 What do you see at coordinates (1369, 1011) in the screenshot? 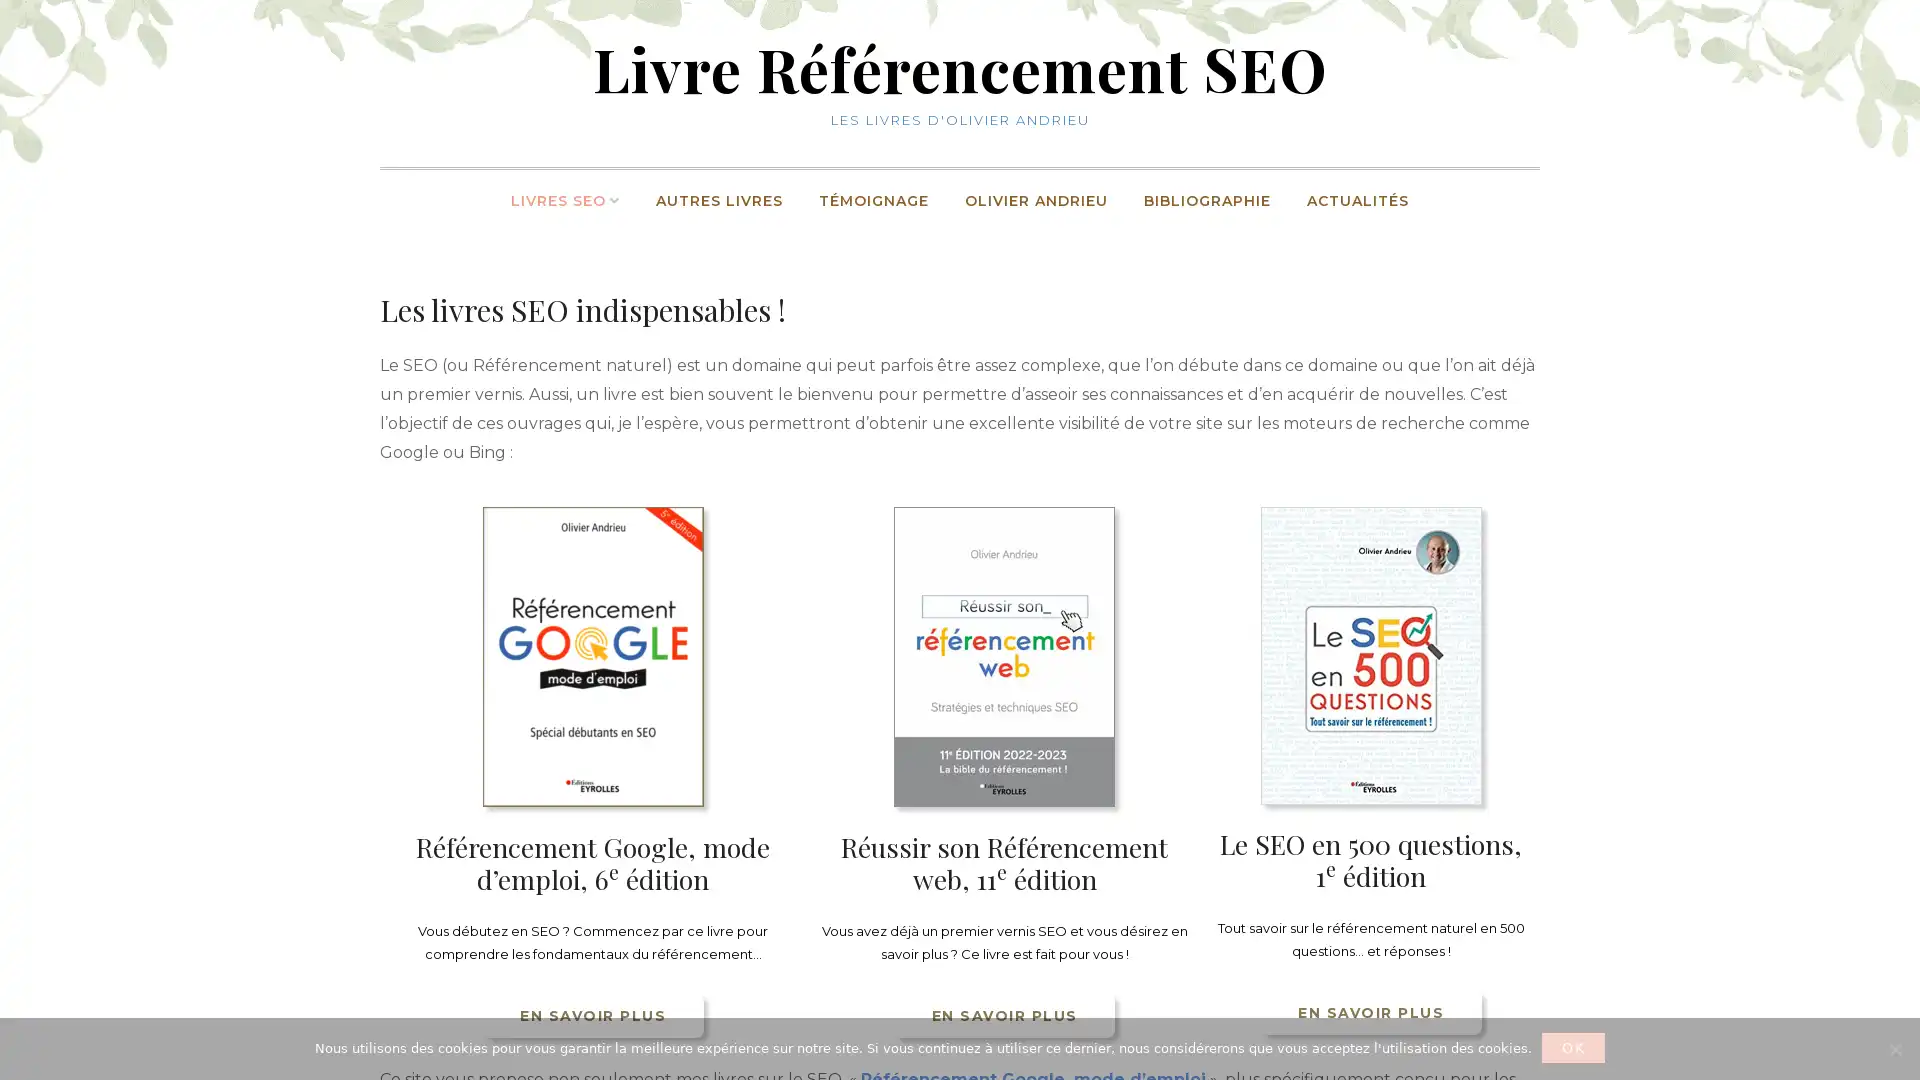
I see `EN SAVOIR PLUS` at bounding box center [1369, 1011].